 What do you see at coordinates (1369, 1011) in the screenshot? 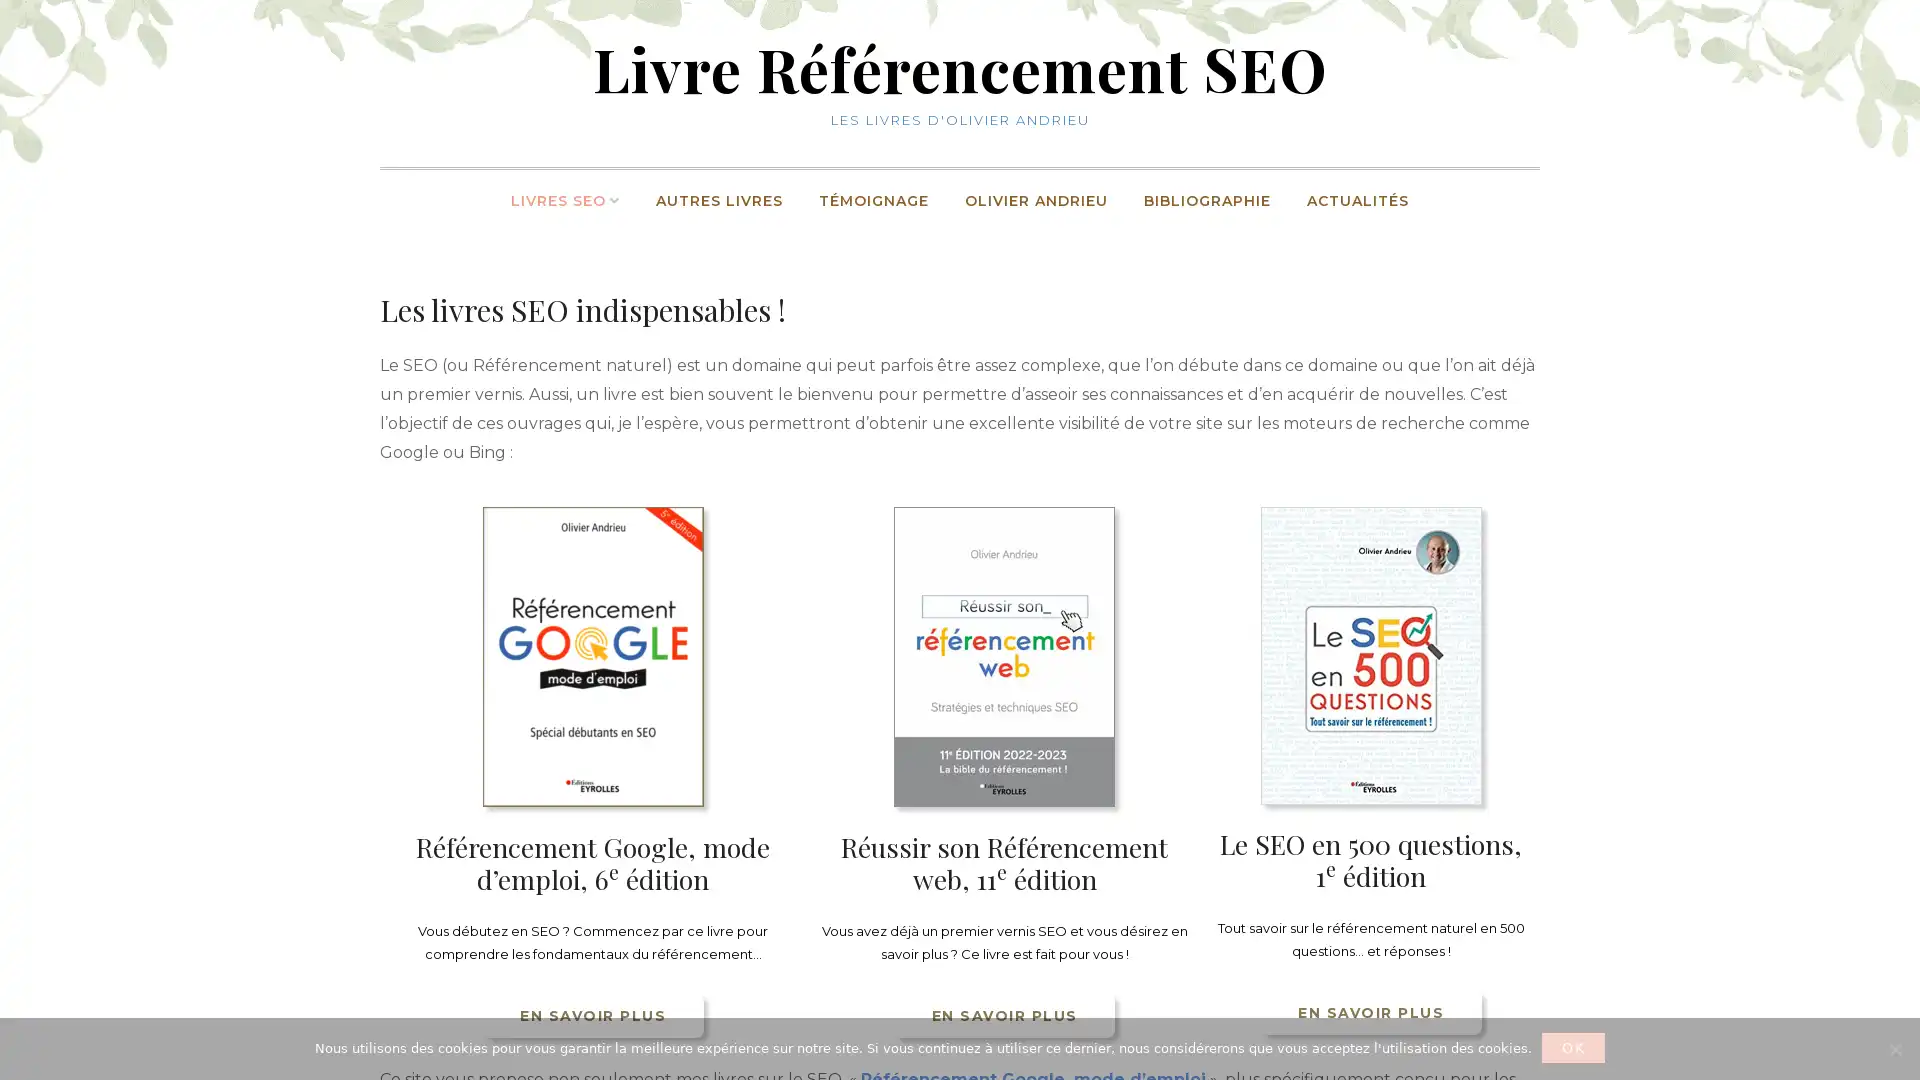
I see `EN SAVOIR PLUS` at bounding box center [1369, 1011].